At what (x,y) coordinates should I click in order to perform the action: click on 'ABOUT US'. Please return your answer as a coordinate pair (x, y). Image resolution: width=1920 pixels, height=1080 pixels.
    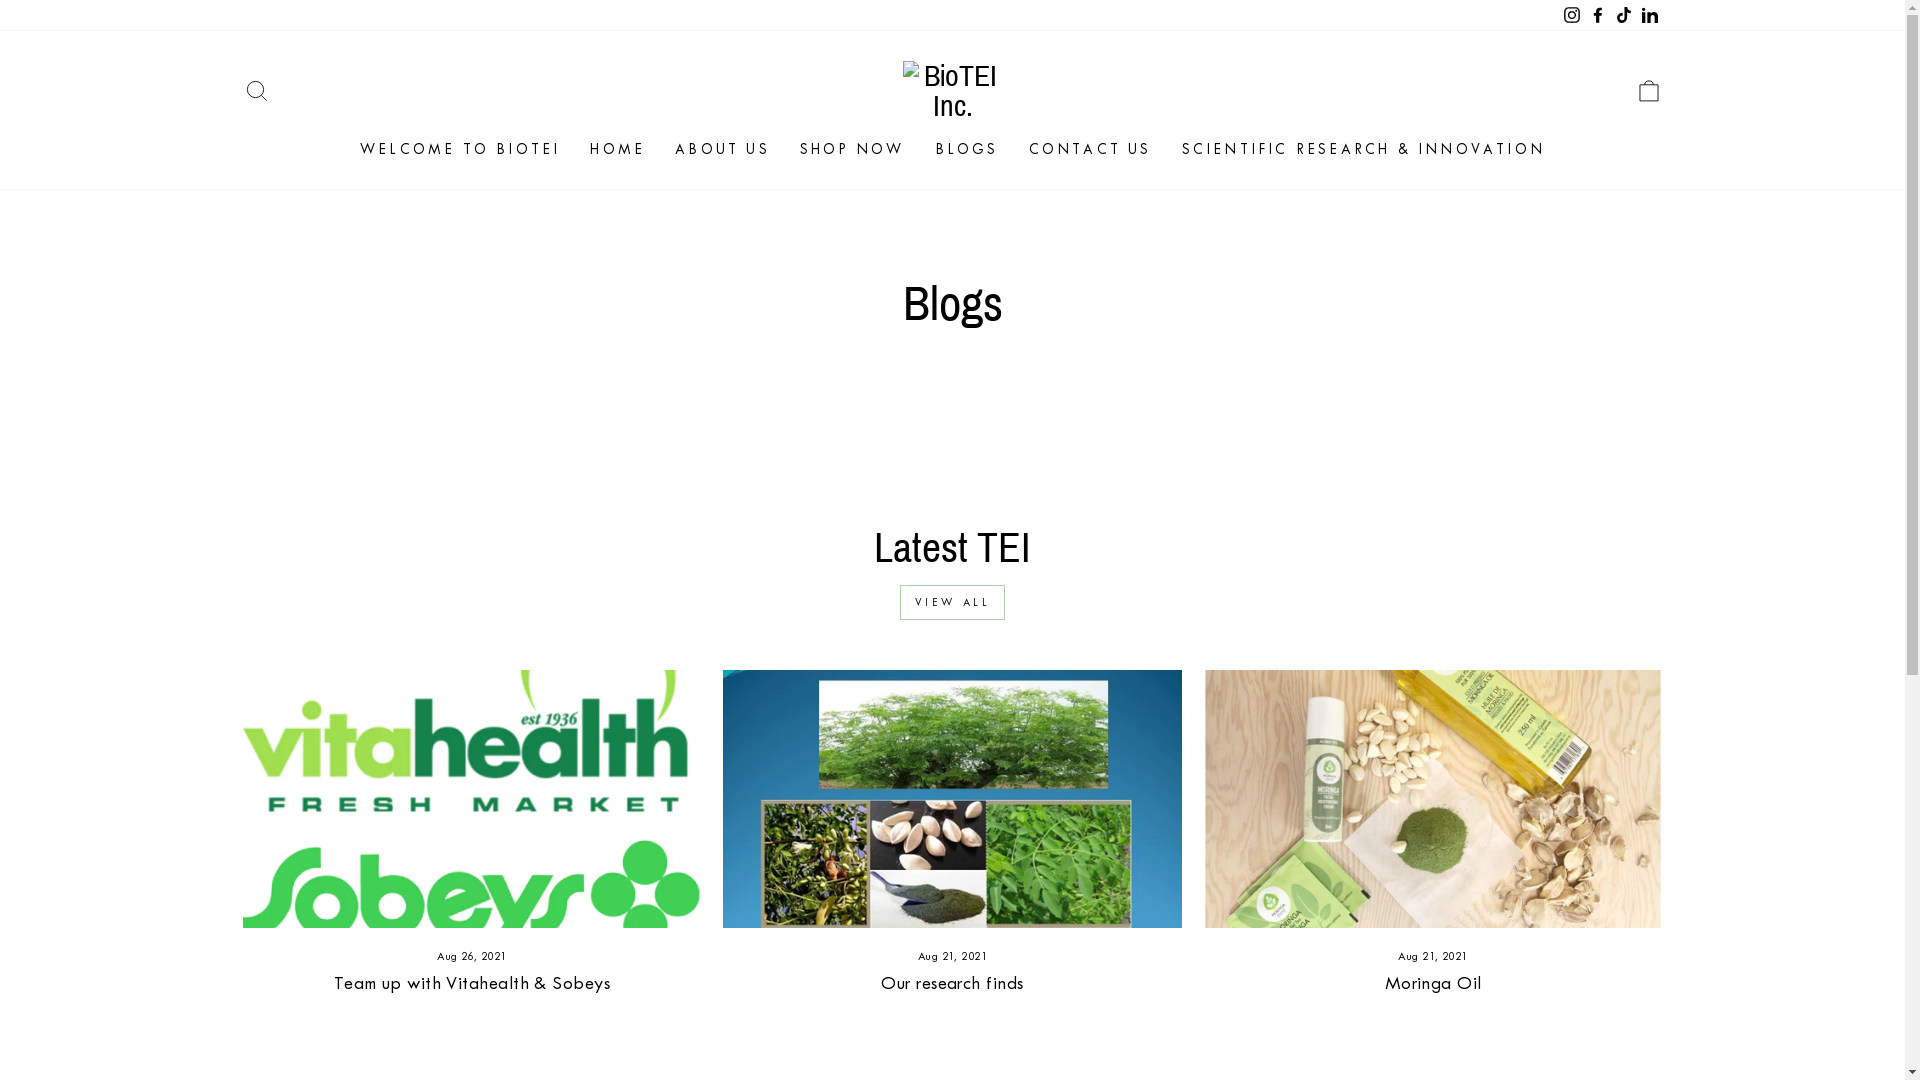
    Looking at the image, I should click on (660, 148).